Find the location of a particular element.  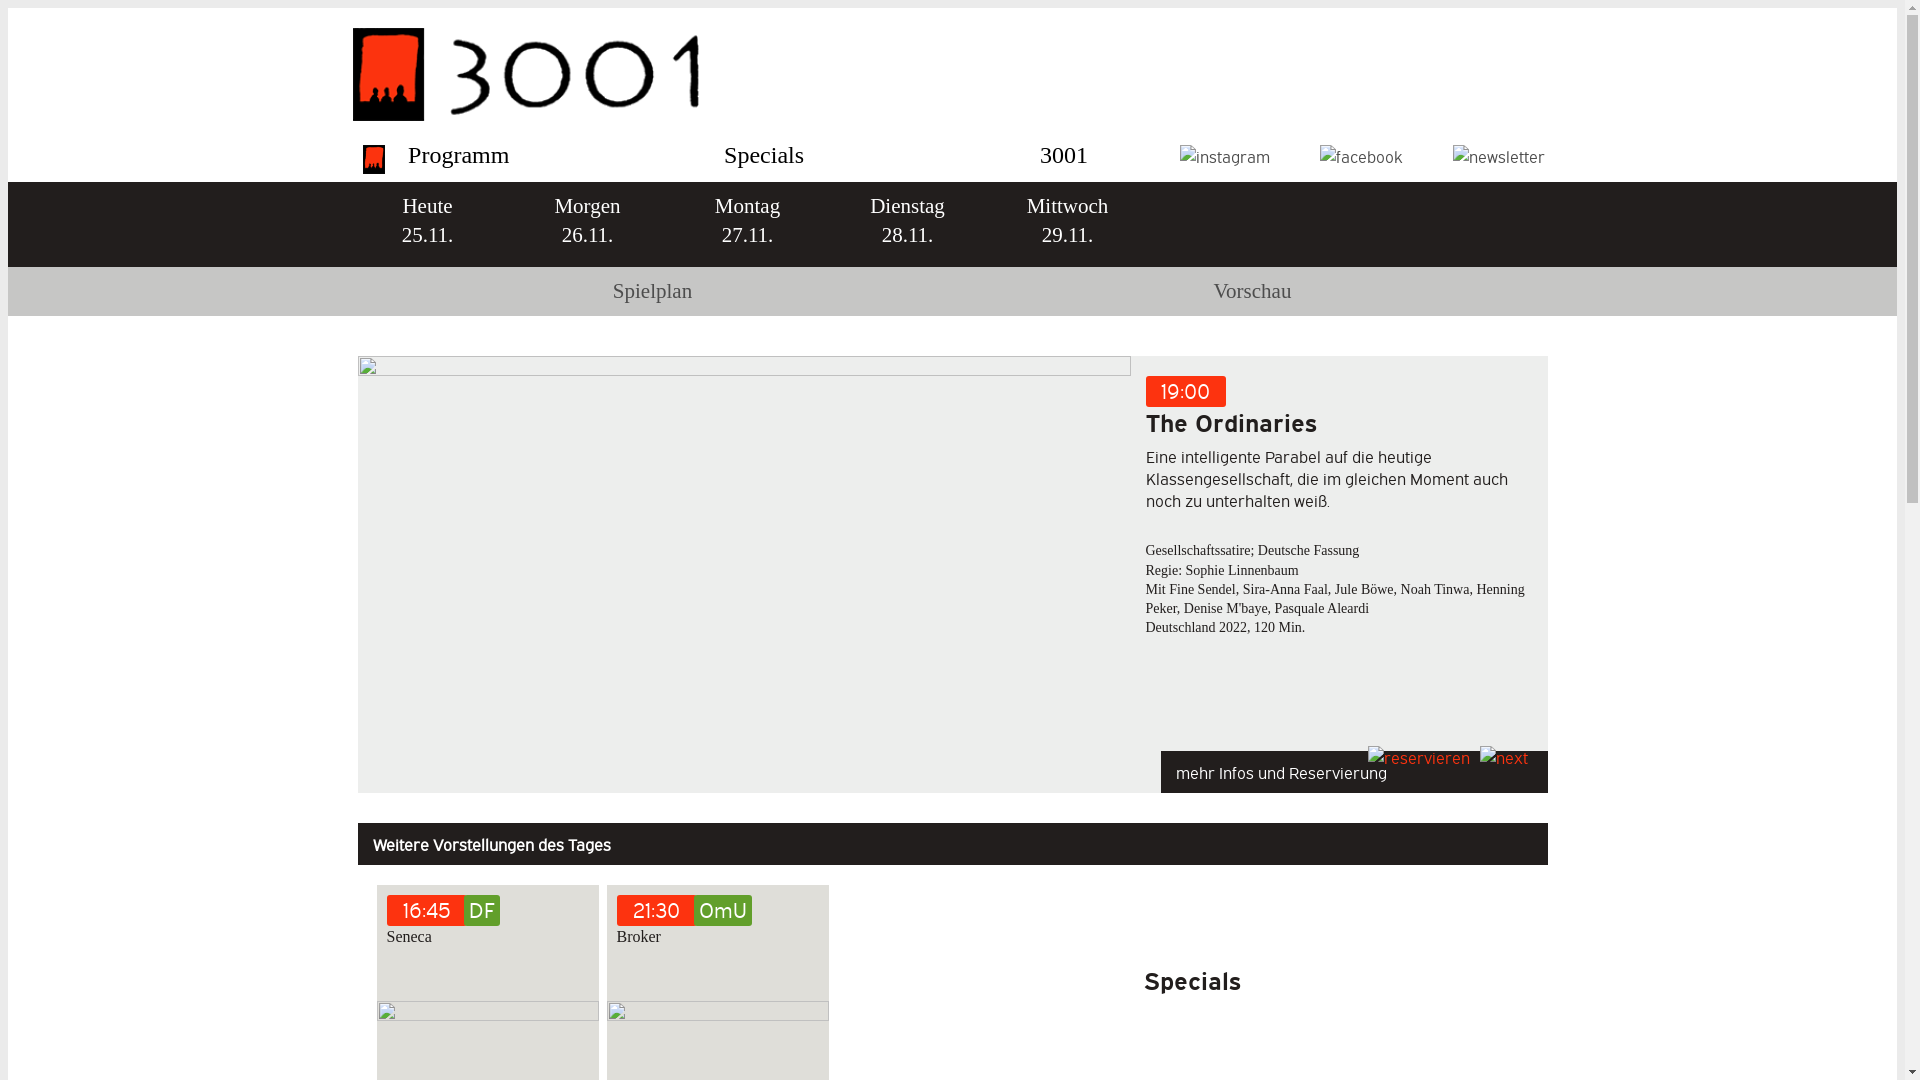

'Spielplan' is located at coordinates (652, 291).